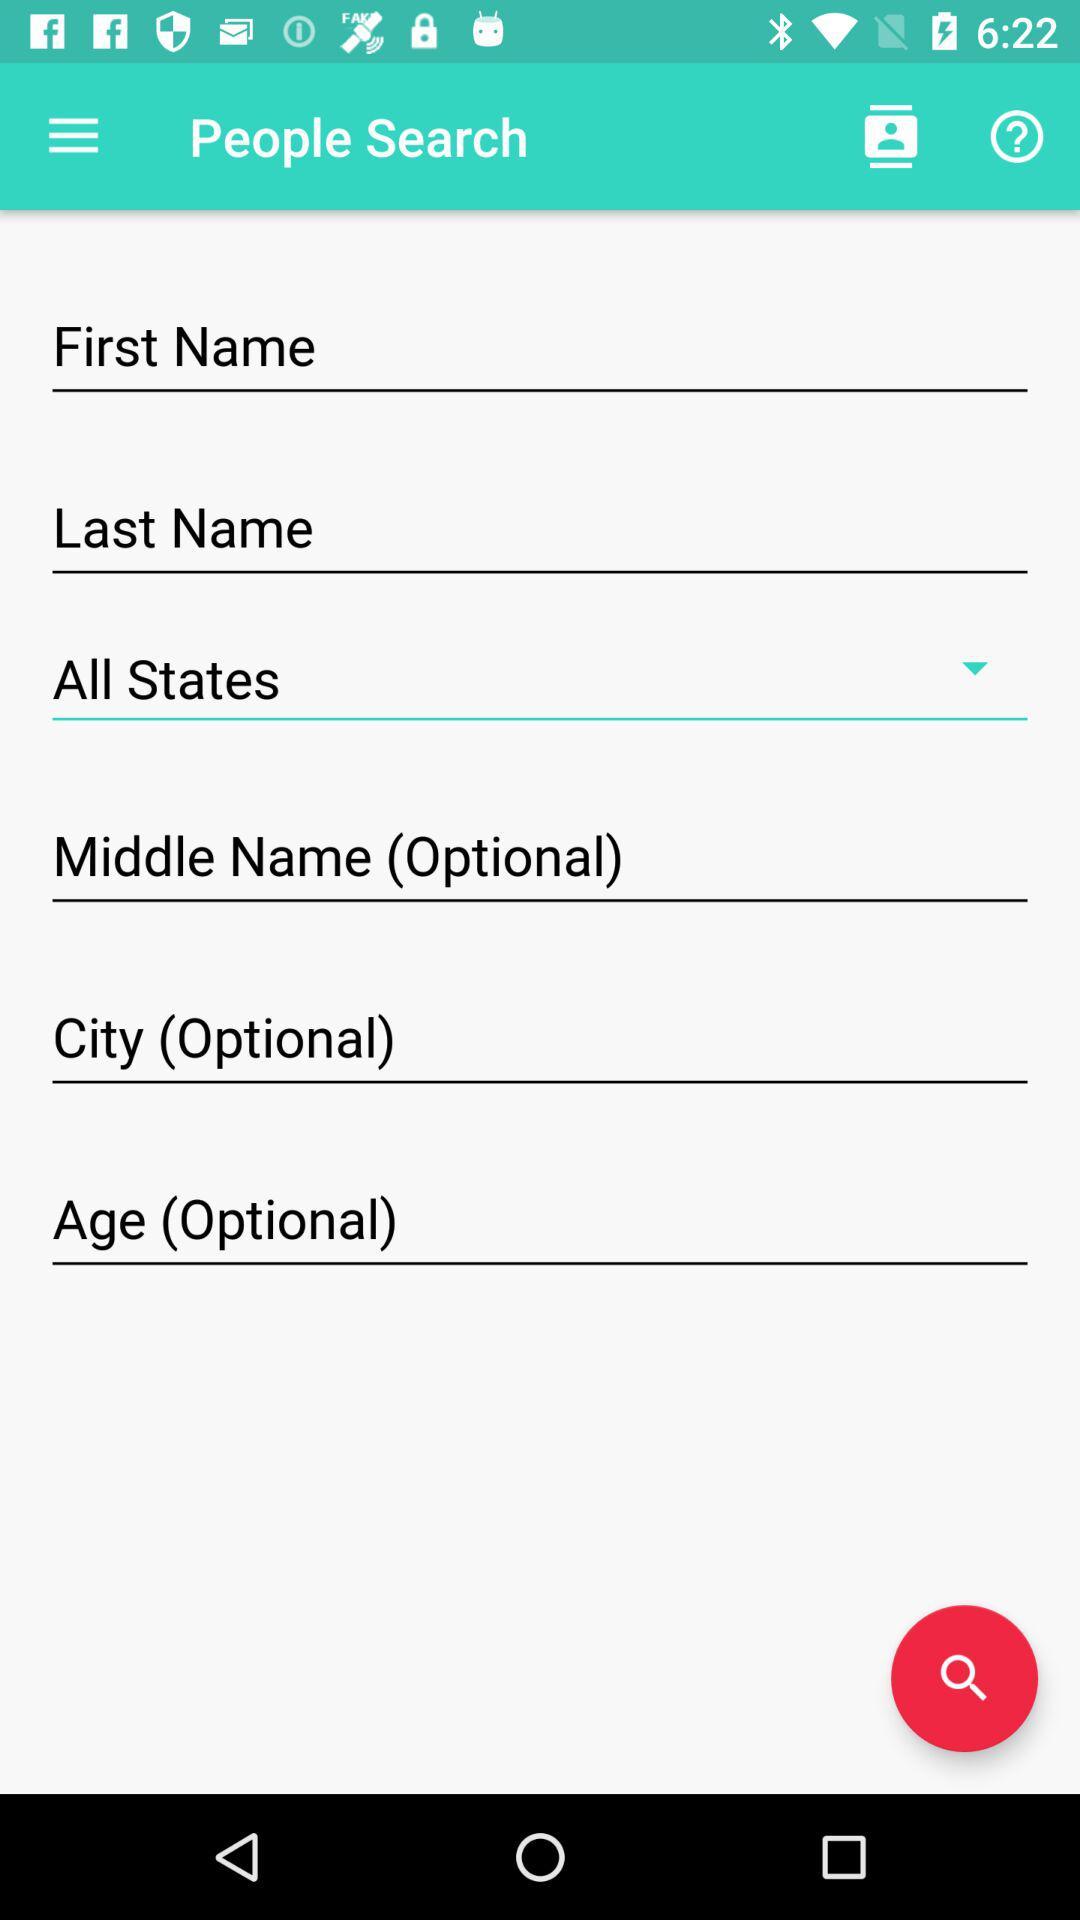  I want to click on icon to the right of the people search icon, so click(890, 135).